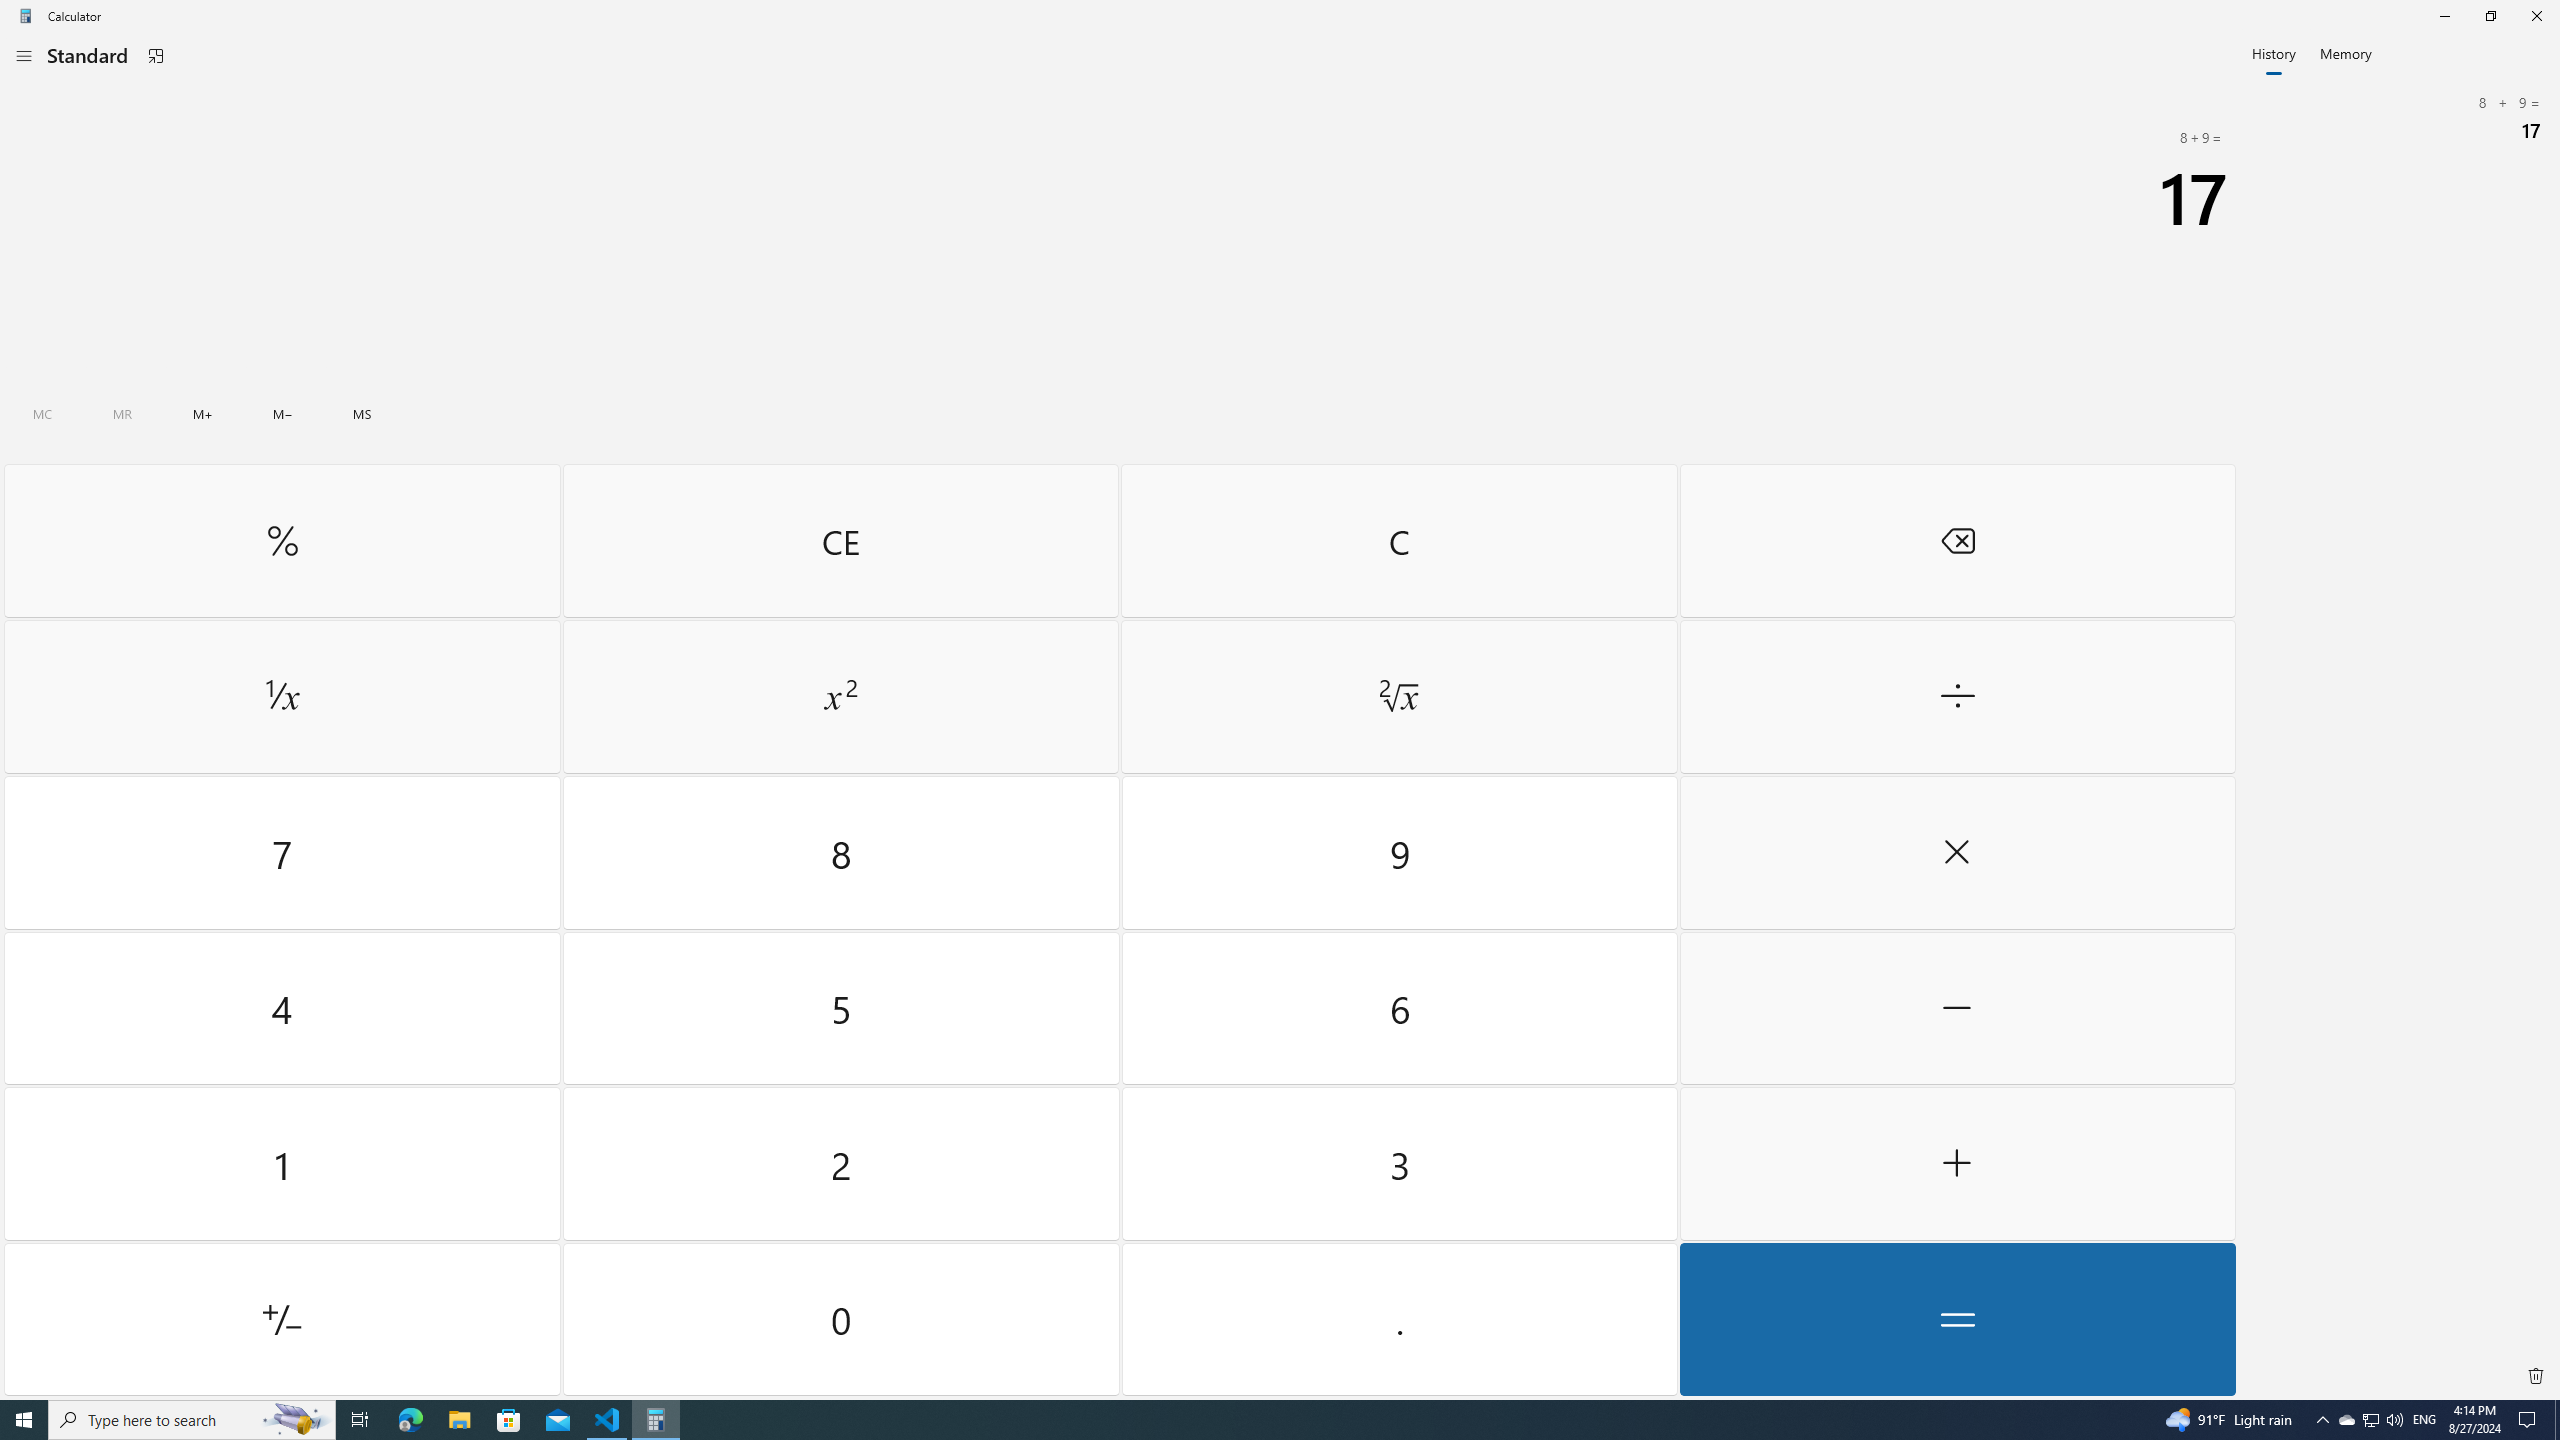 The image size is (2560, 1440). Describe the element at coordinates (362, 413) in the screenshot. I see `'Memory store'` at that location.